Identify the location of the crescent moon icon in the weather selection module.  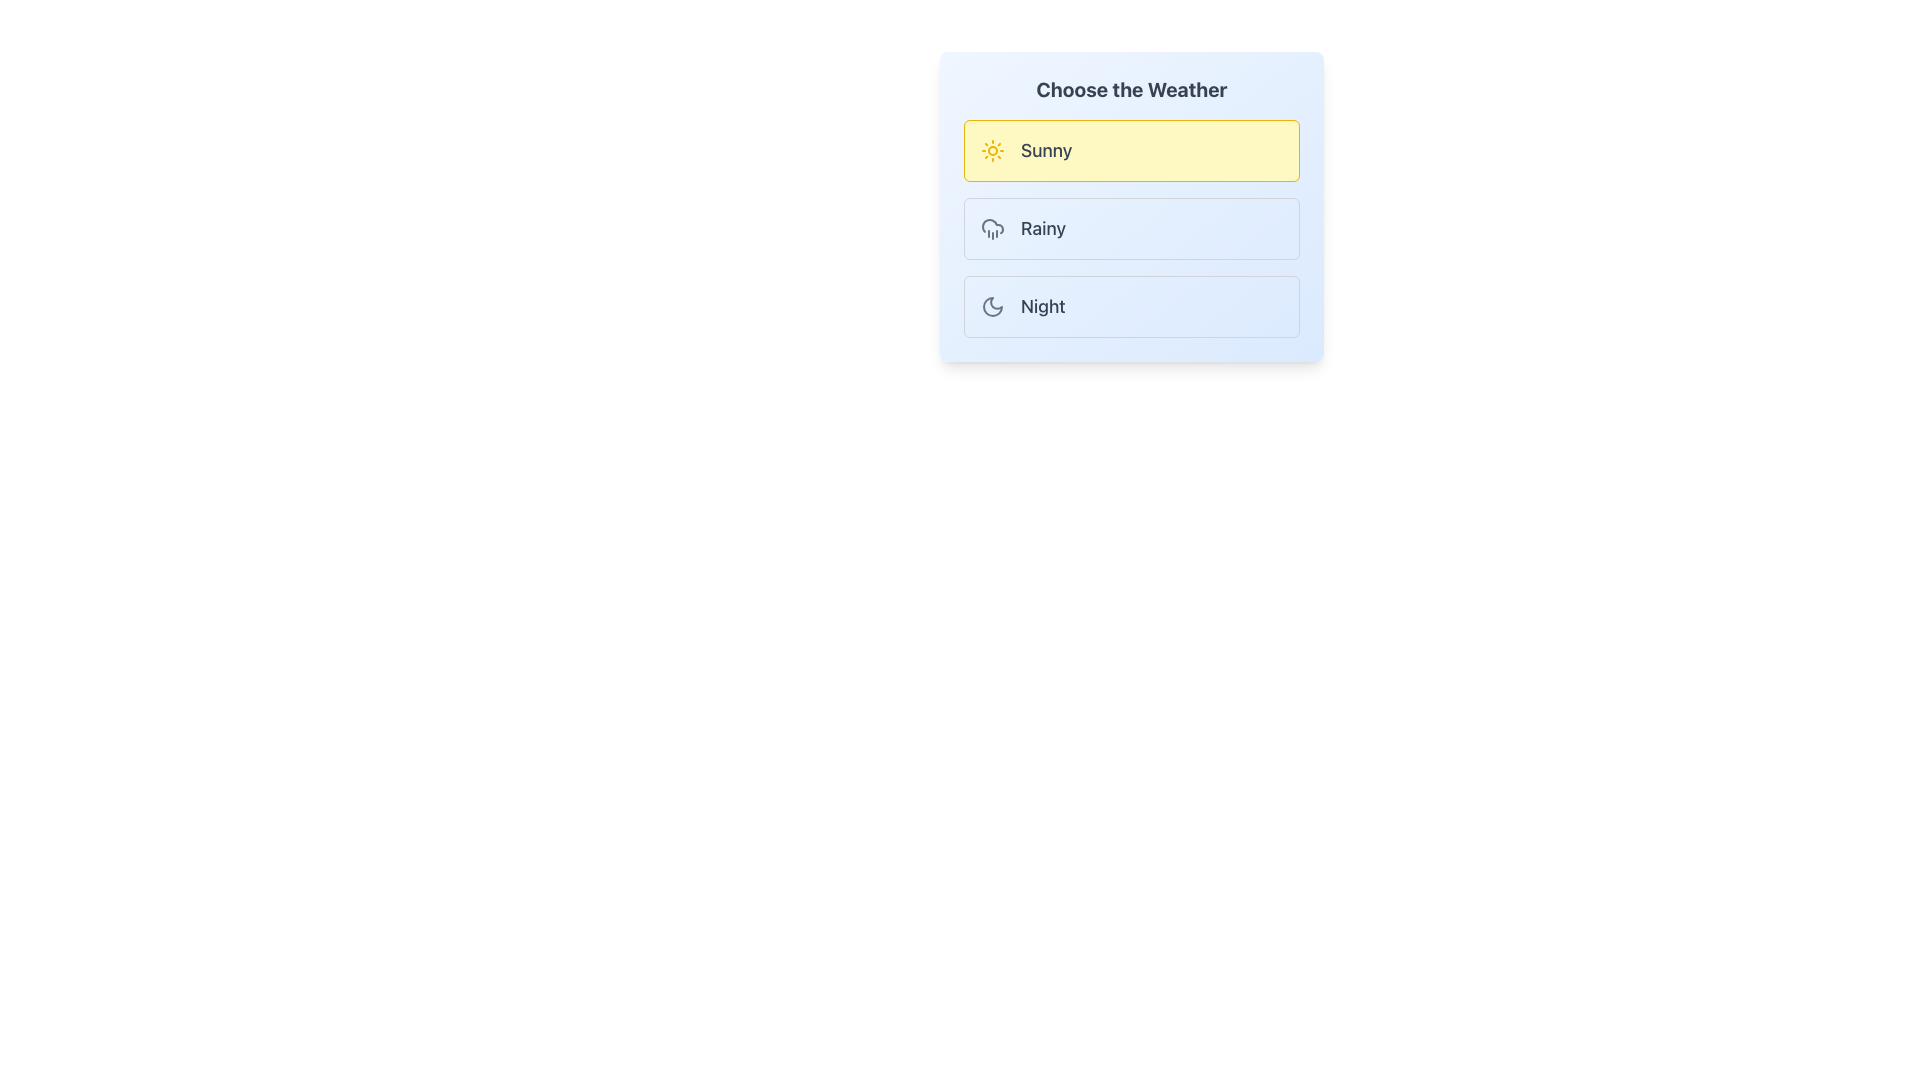
(993, 307).